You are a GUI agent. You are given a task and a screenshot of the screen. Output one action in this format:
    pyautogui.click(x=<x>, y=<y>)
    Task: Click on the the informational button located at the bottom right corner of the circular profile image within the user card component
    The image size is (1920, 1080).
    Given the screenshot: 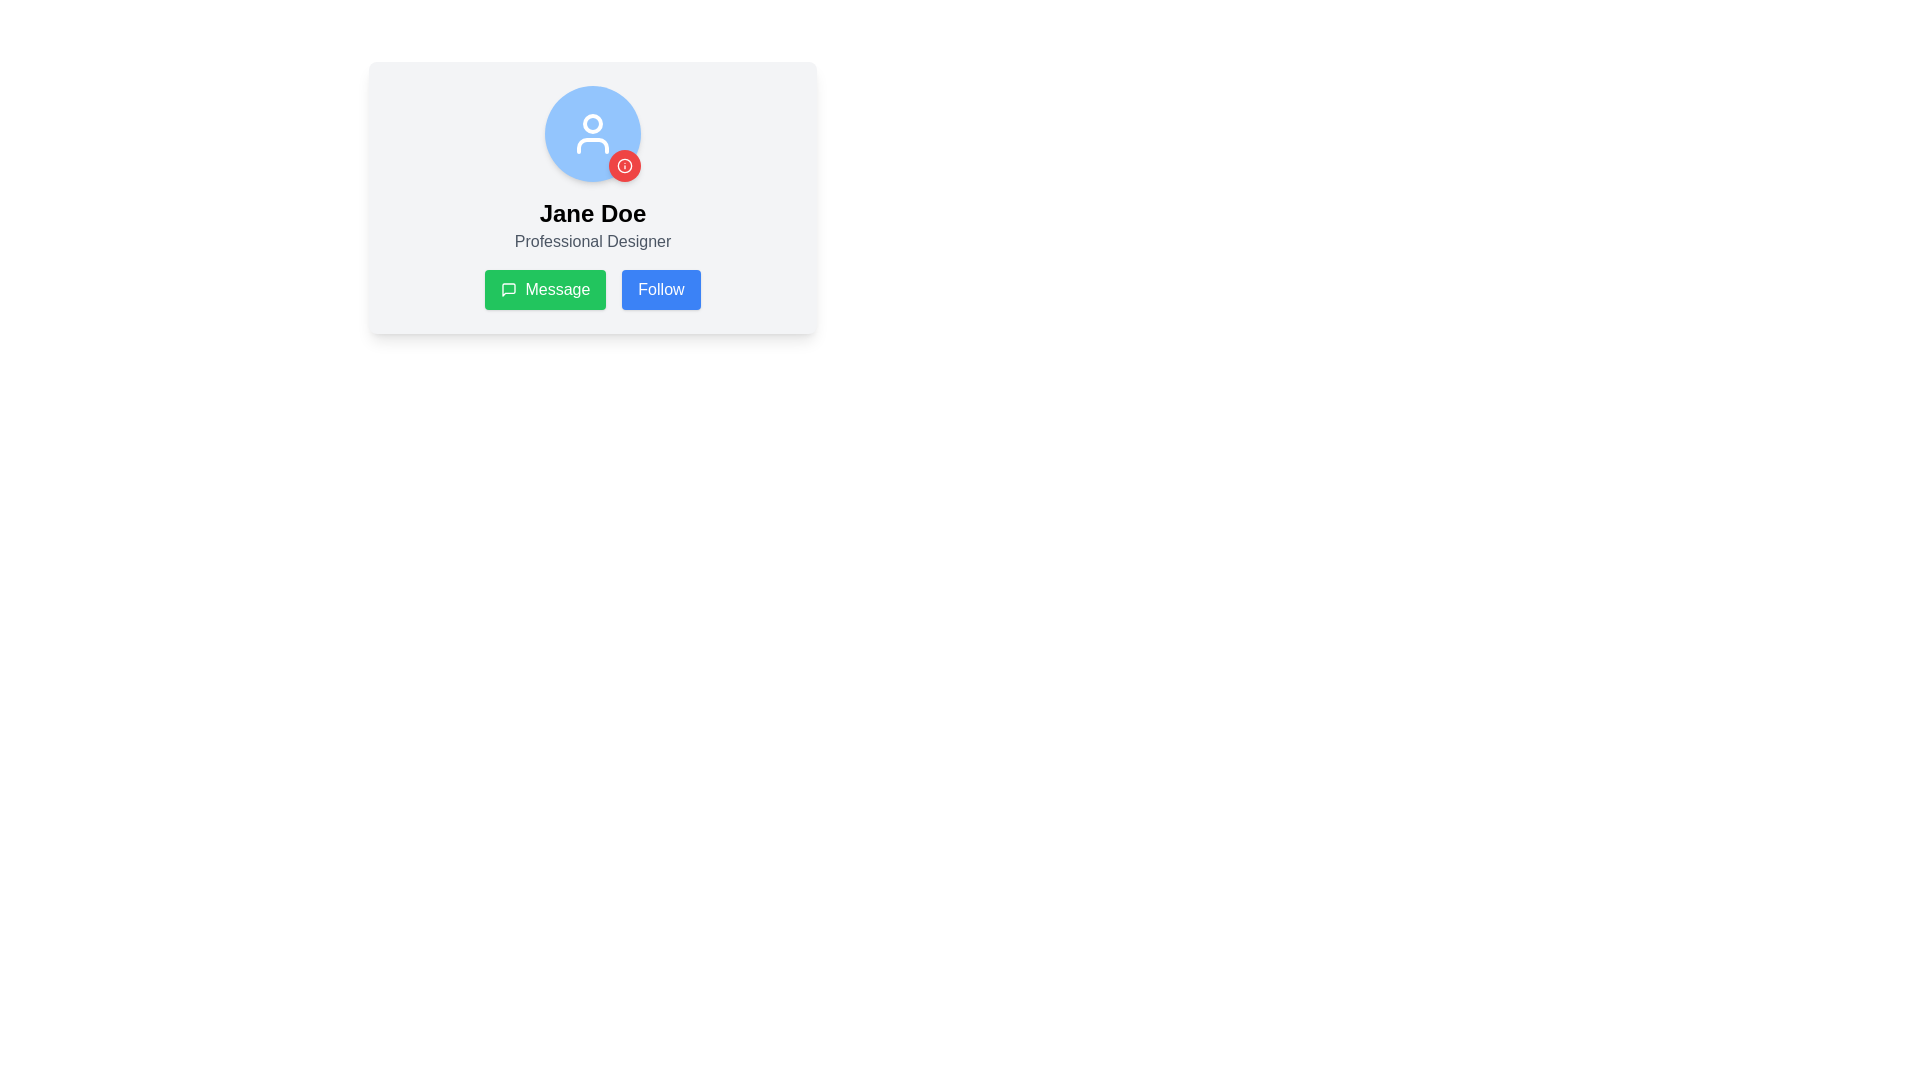 What is the action you would take?
    pyautogui.click(x=623, y=164)
    